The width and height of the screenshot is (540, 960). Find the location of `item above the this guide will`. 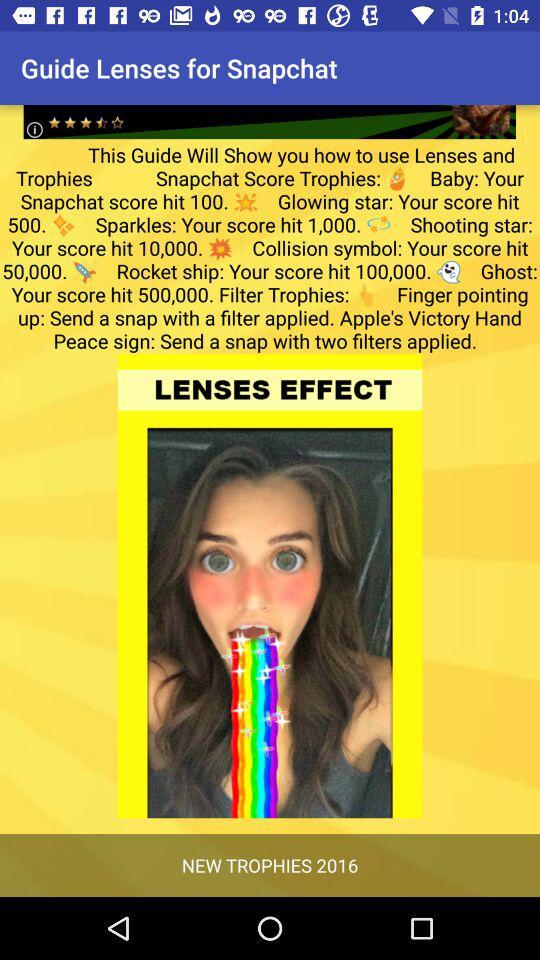

item above the this guide will is located at coordinates (269, 106).